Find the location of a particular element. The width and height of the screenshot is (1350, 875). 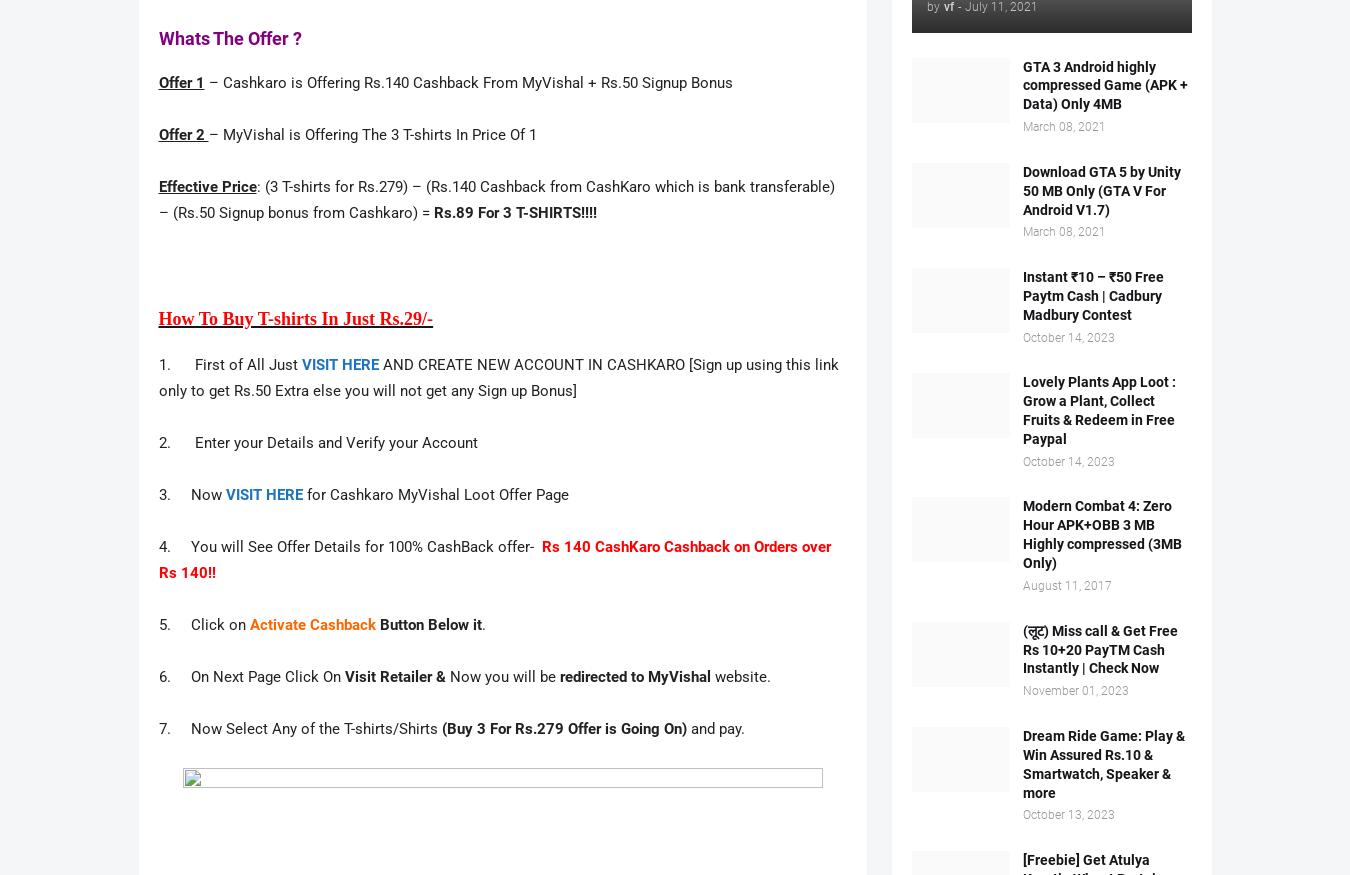

'Button Below it' is located at coordinates (427, 625).